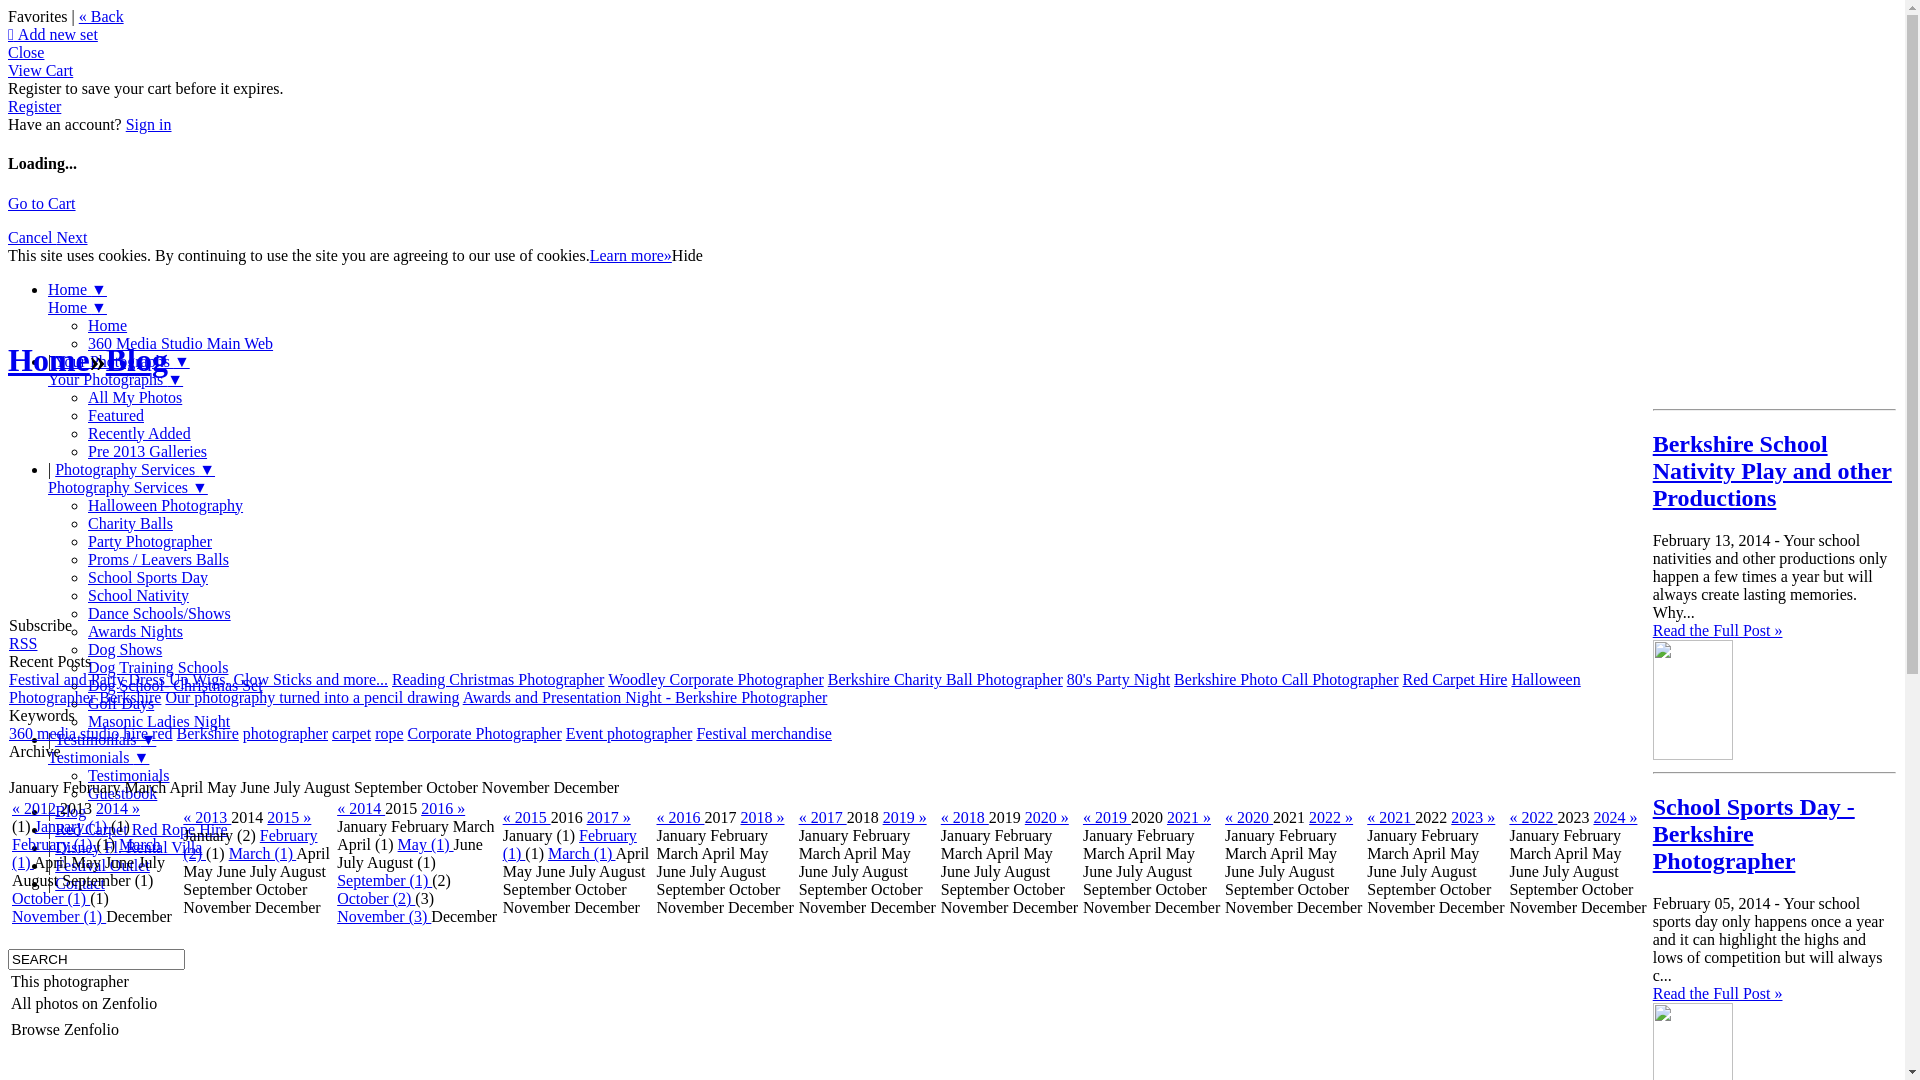 The width and height of the screenshot is (1920, 1080). I want to click on 'November (1)', so click(58, 916).